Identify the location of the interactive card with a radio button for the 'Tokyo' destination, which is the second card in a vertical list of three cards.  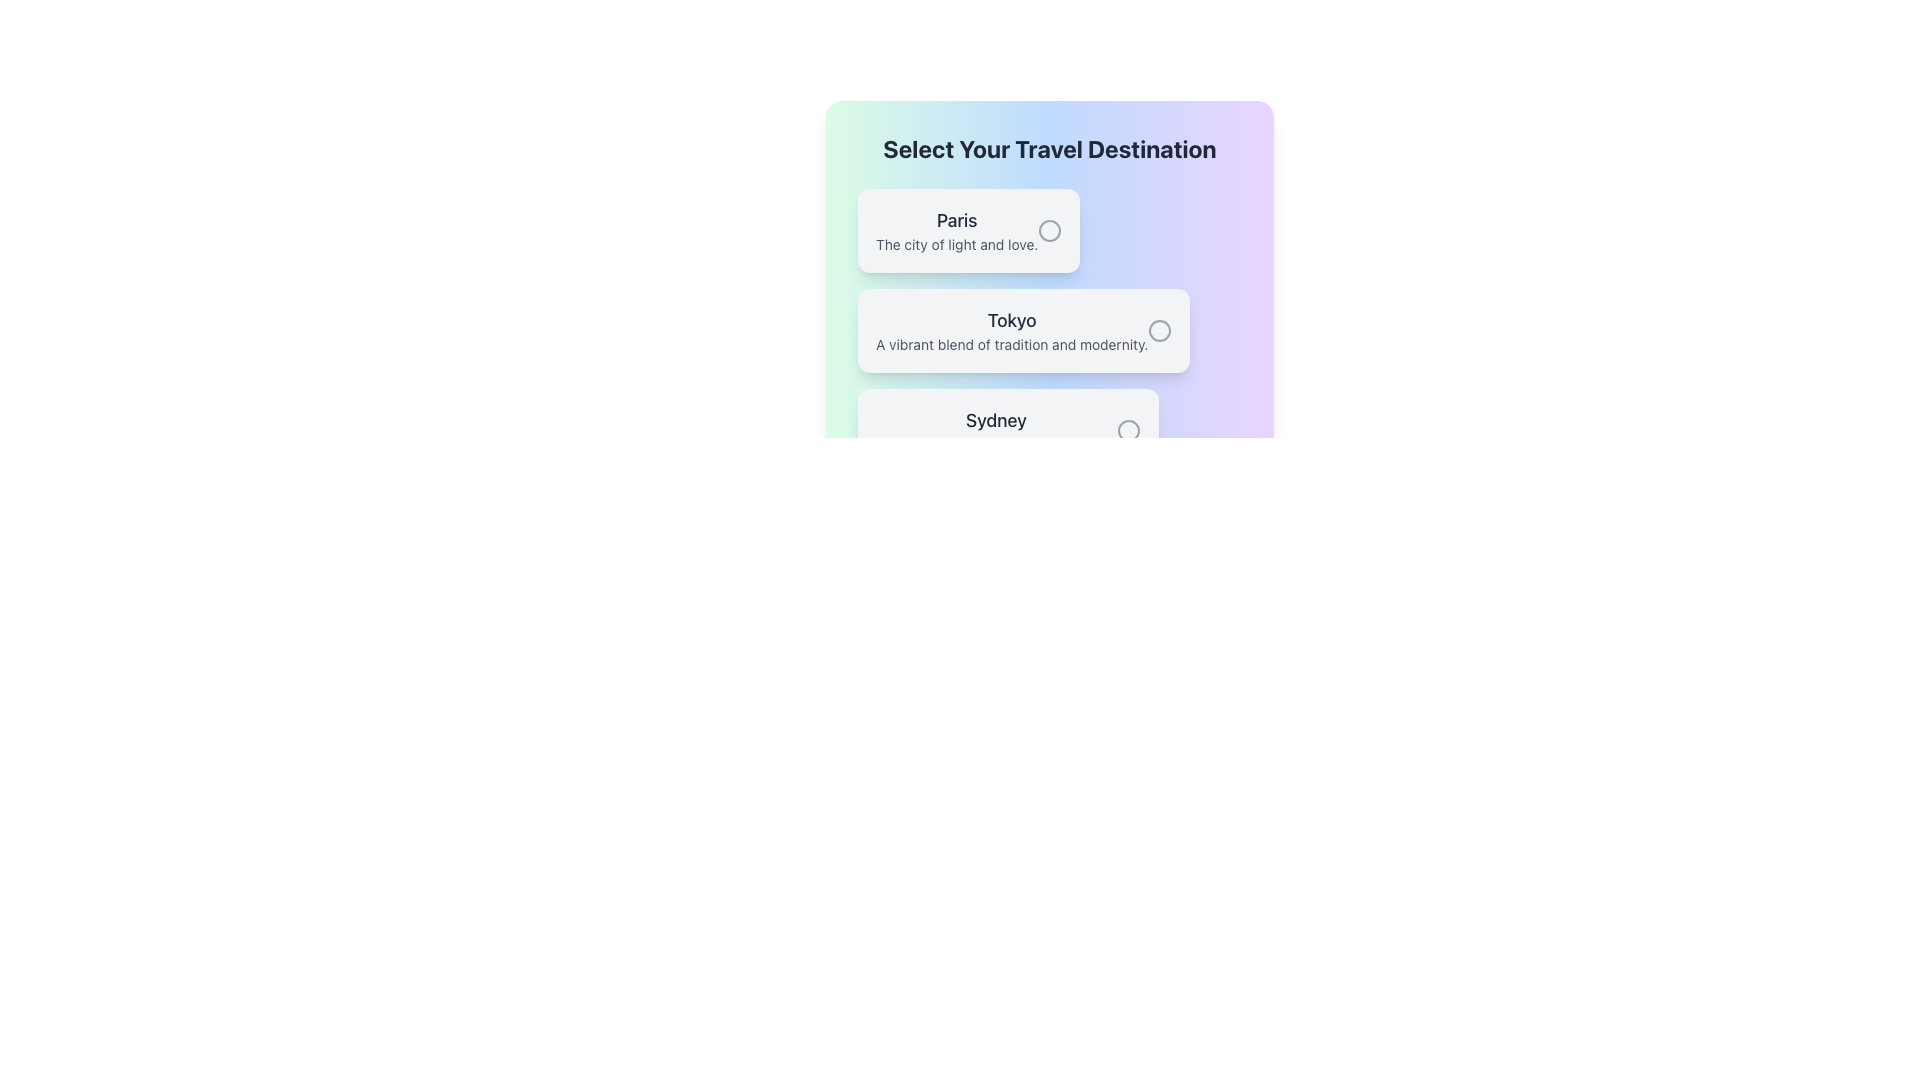
(1024, 330).